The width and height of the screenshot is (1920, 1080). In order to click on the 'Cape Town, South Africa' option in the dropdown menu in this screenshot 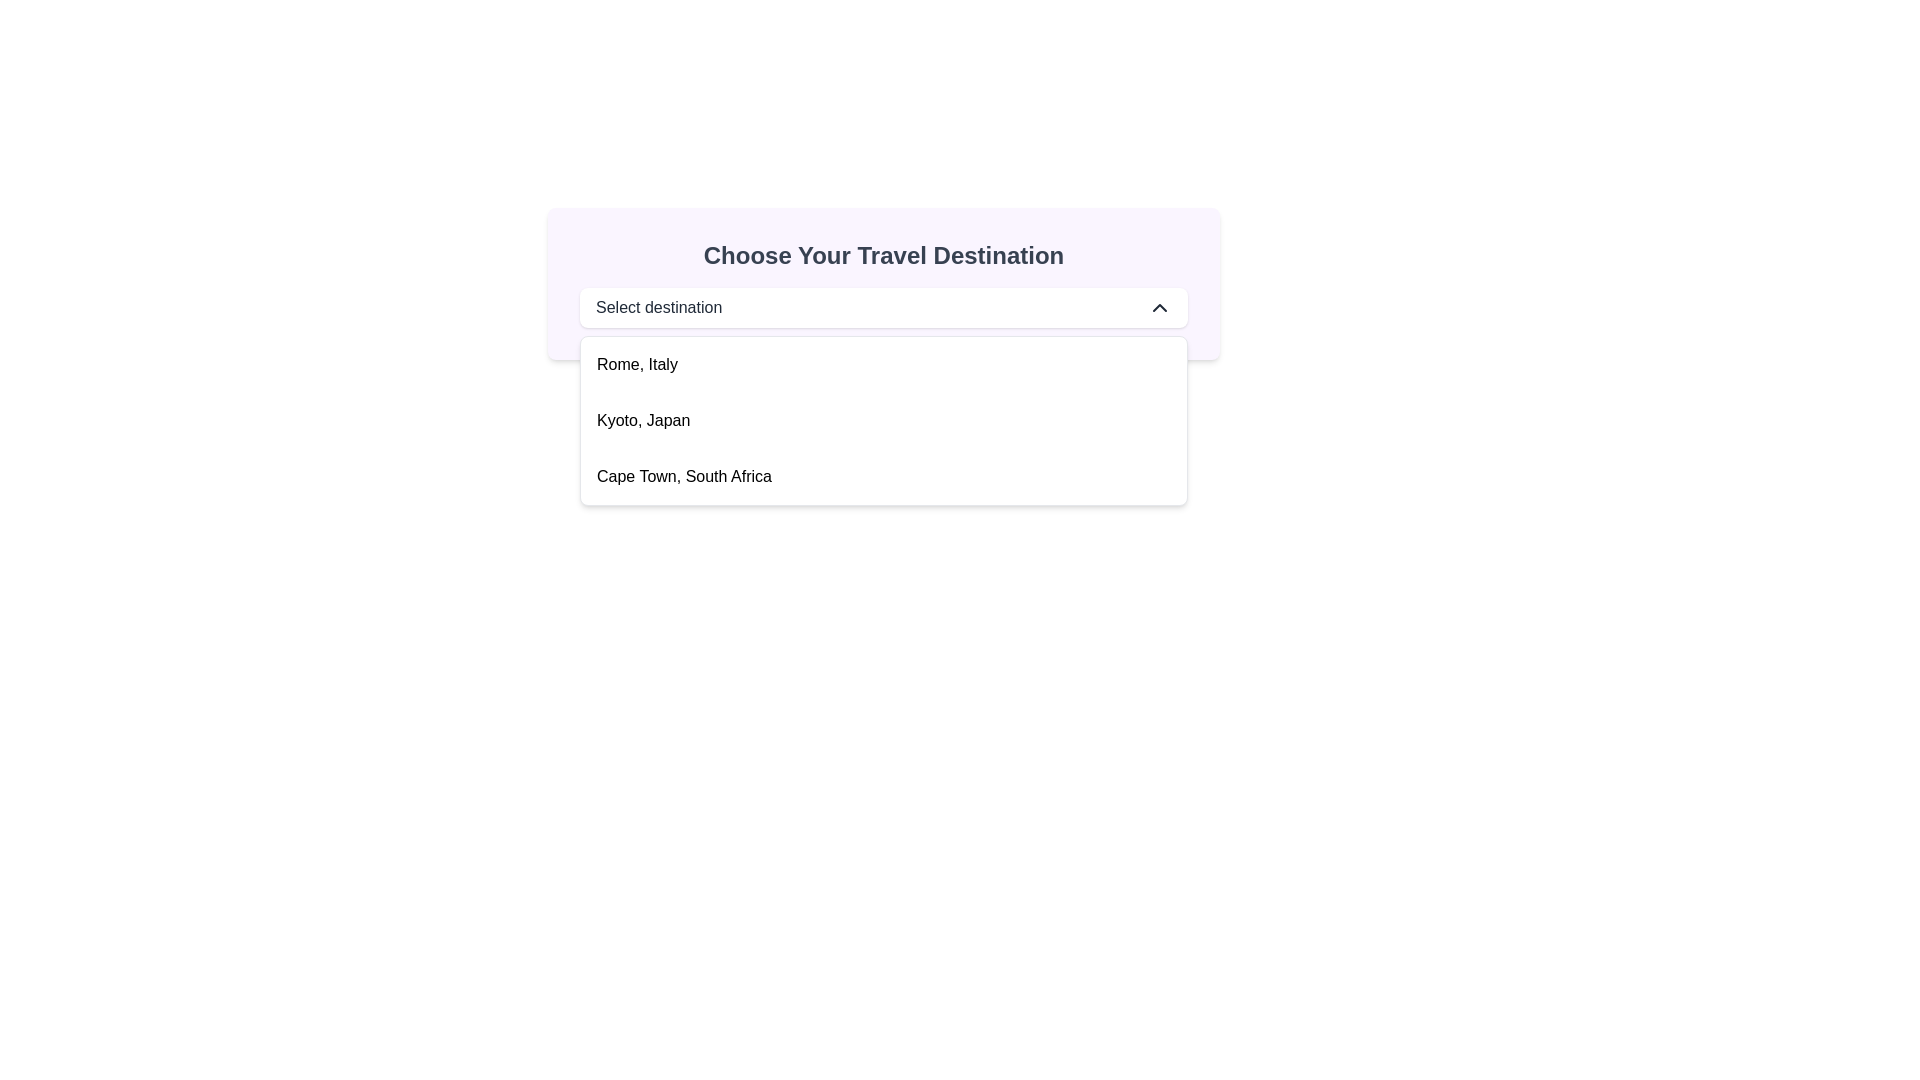, I will do `click(684, 477)`.